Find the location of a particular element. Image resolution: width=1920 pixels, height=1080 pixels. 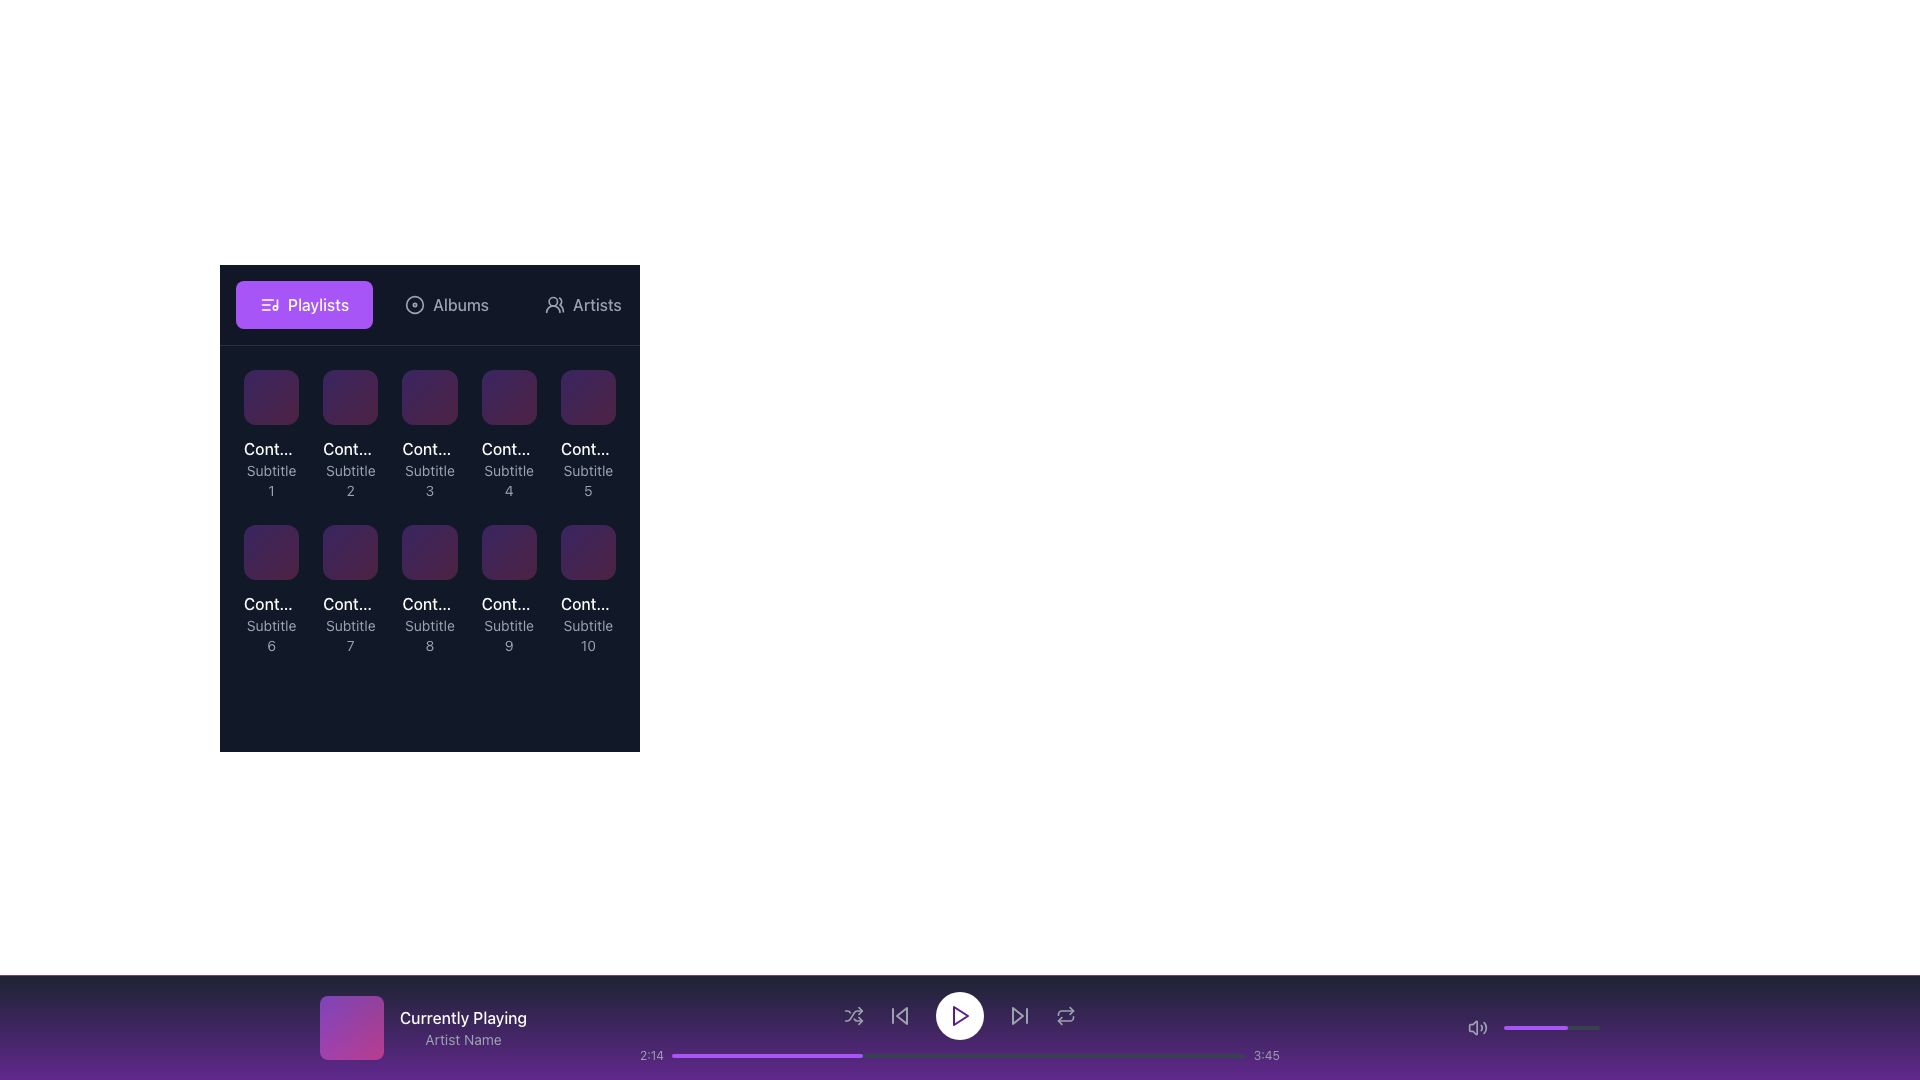

the media control icon located to the left of the central play button in the media playback interface for keyboard interaction is located at coordinates (1017, 1015).